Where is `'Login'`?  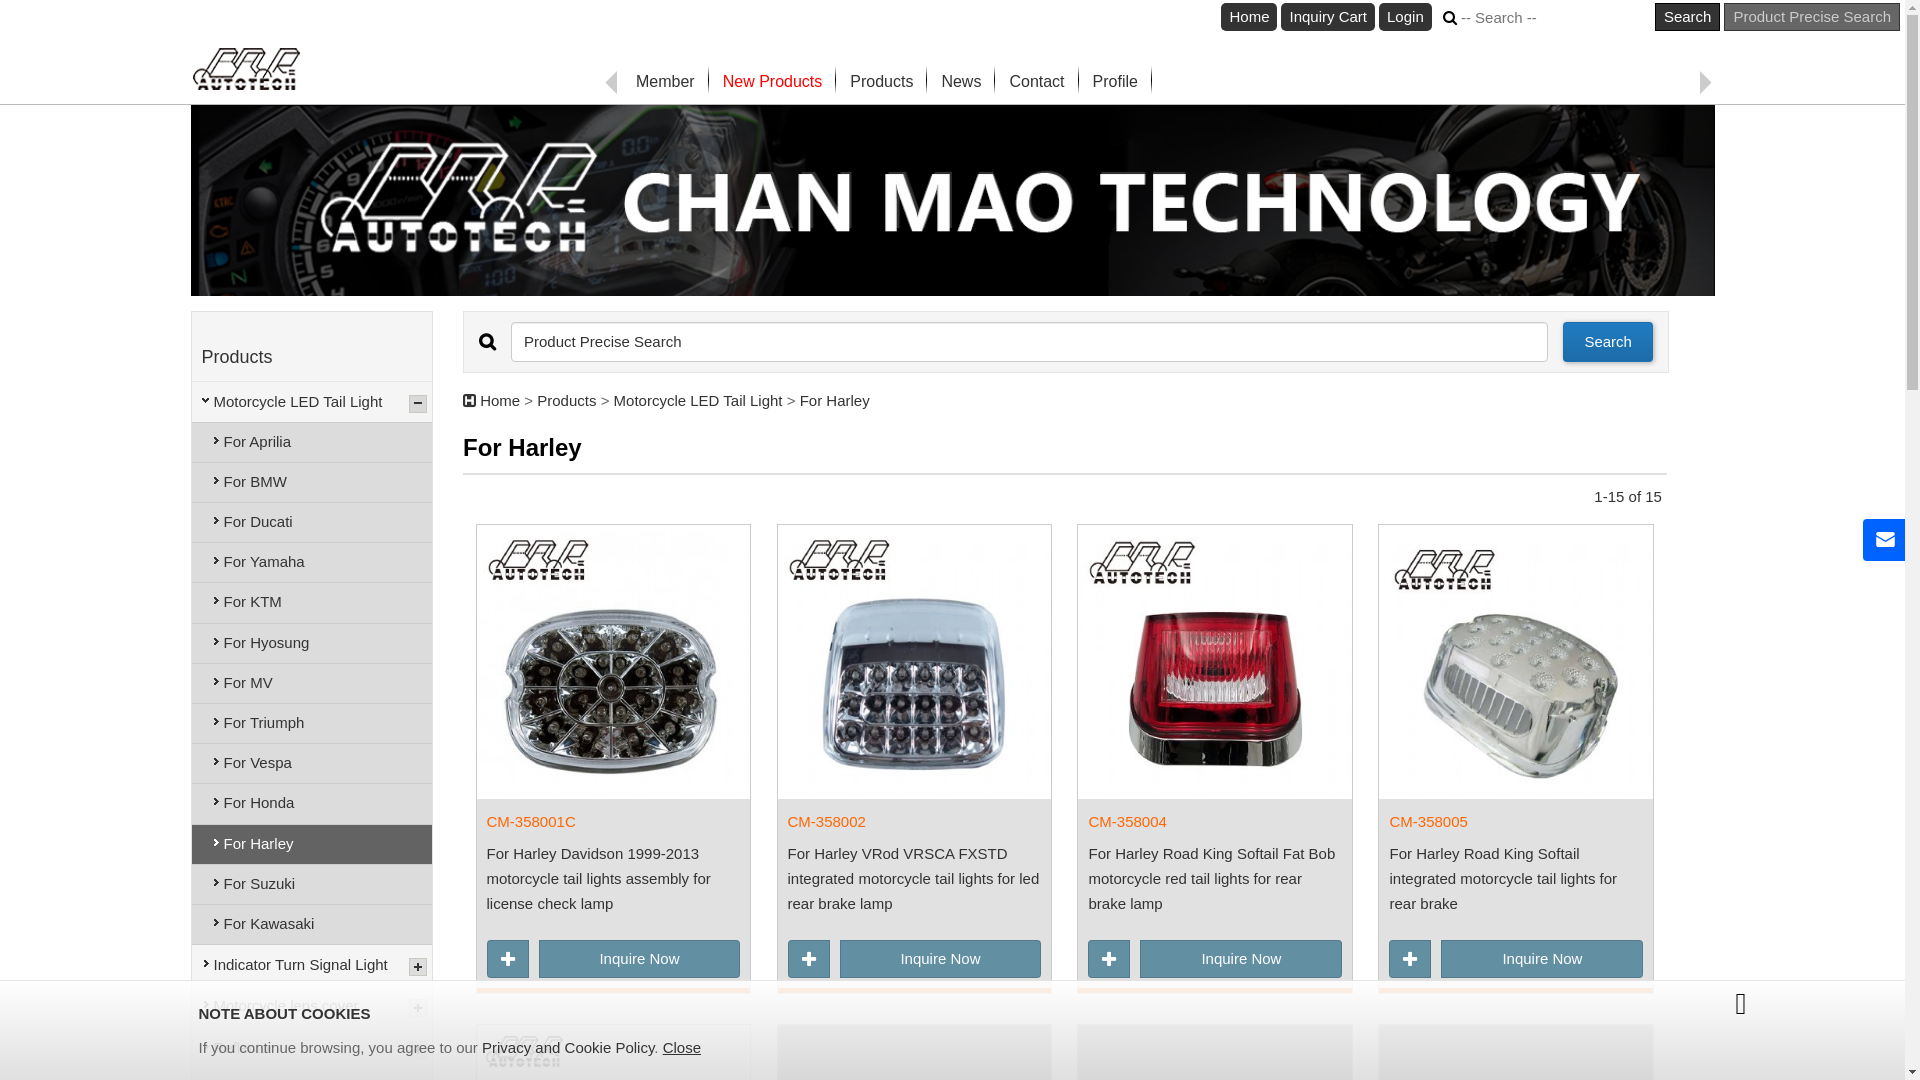
'Login' is located at coordinates (1404, 16).